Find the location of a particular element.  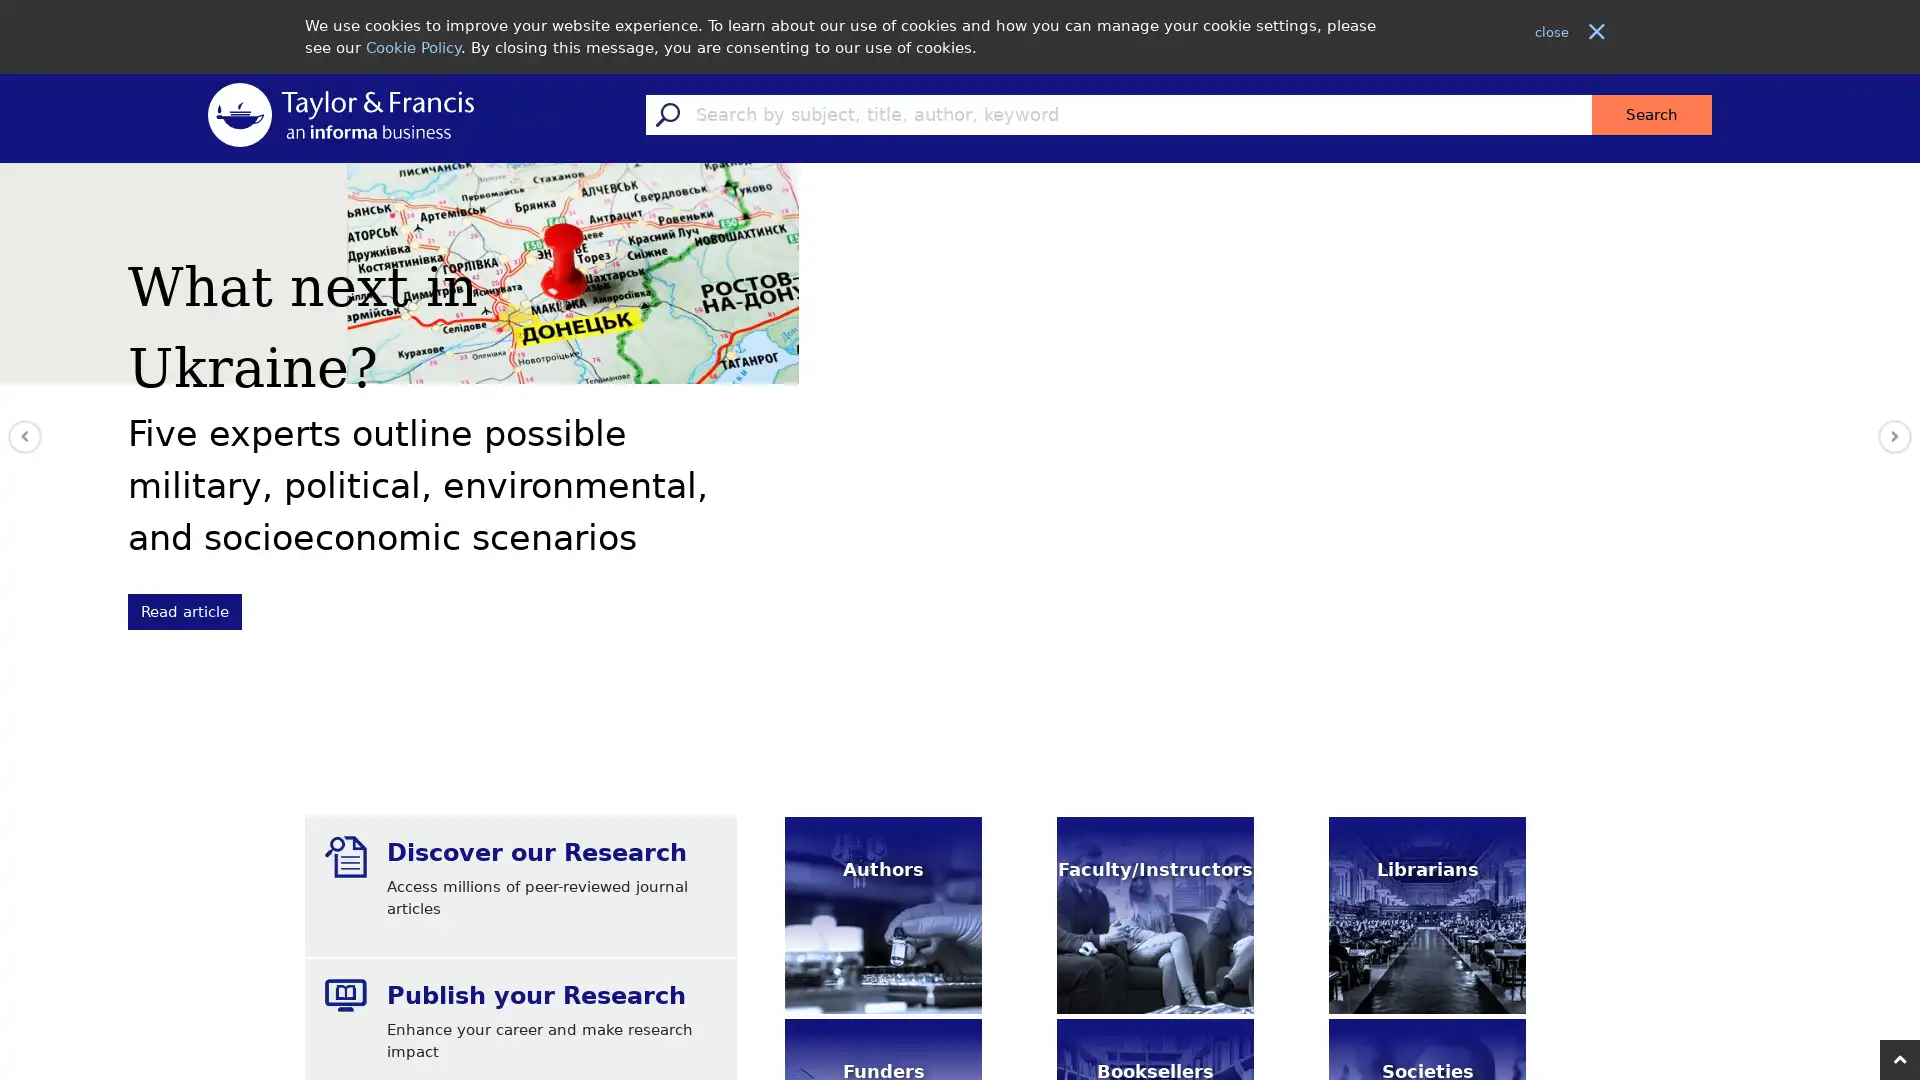

Search is located at coordinates (1651, 114).